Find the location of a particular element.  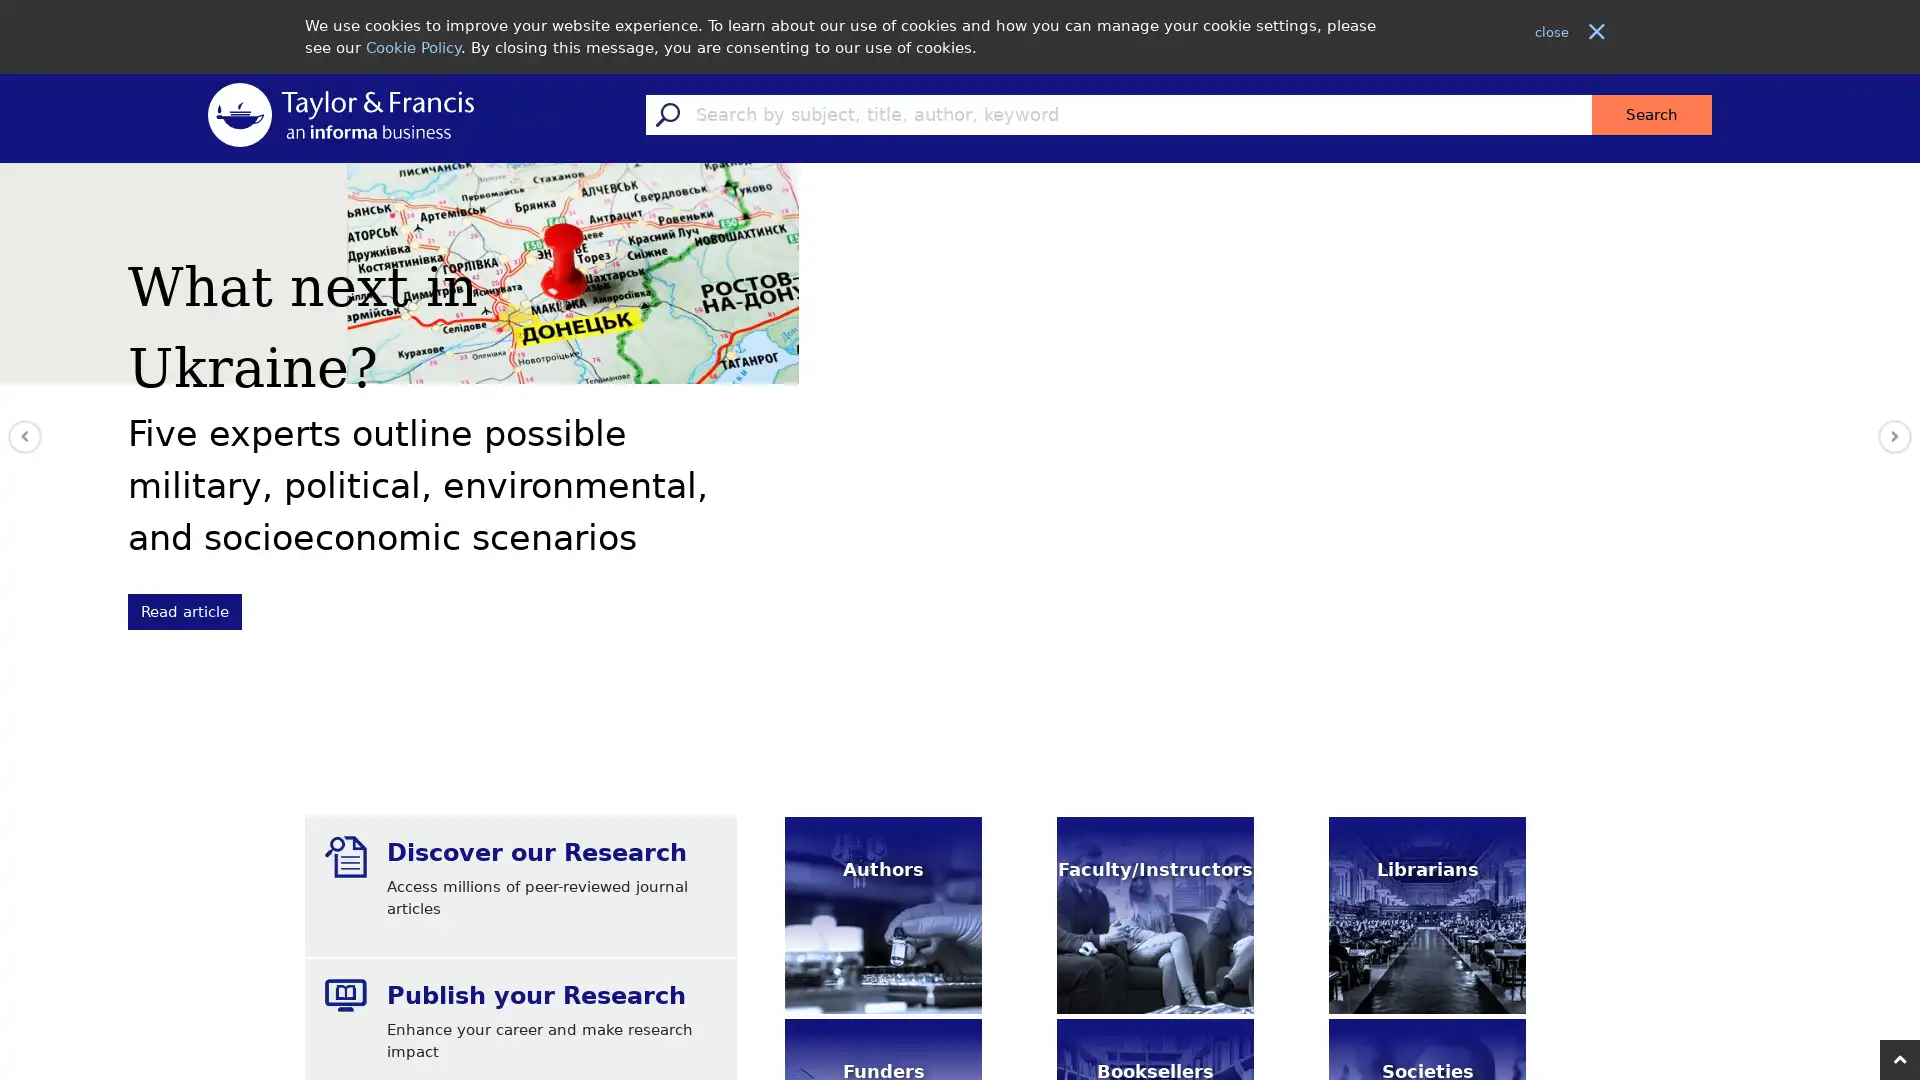

Search is located at coordinates (1651, 114).